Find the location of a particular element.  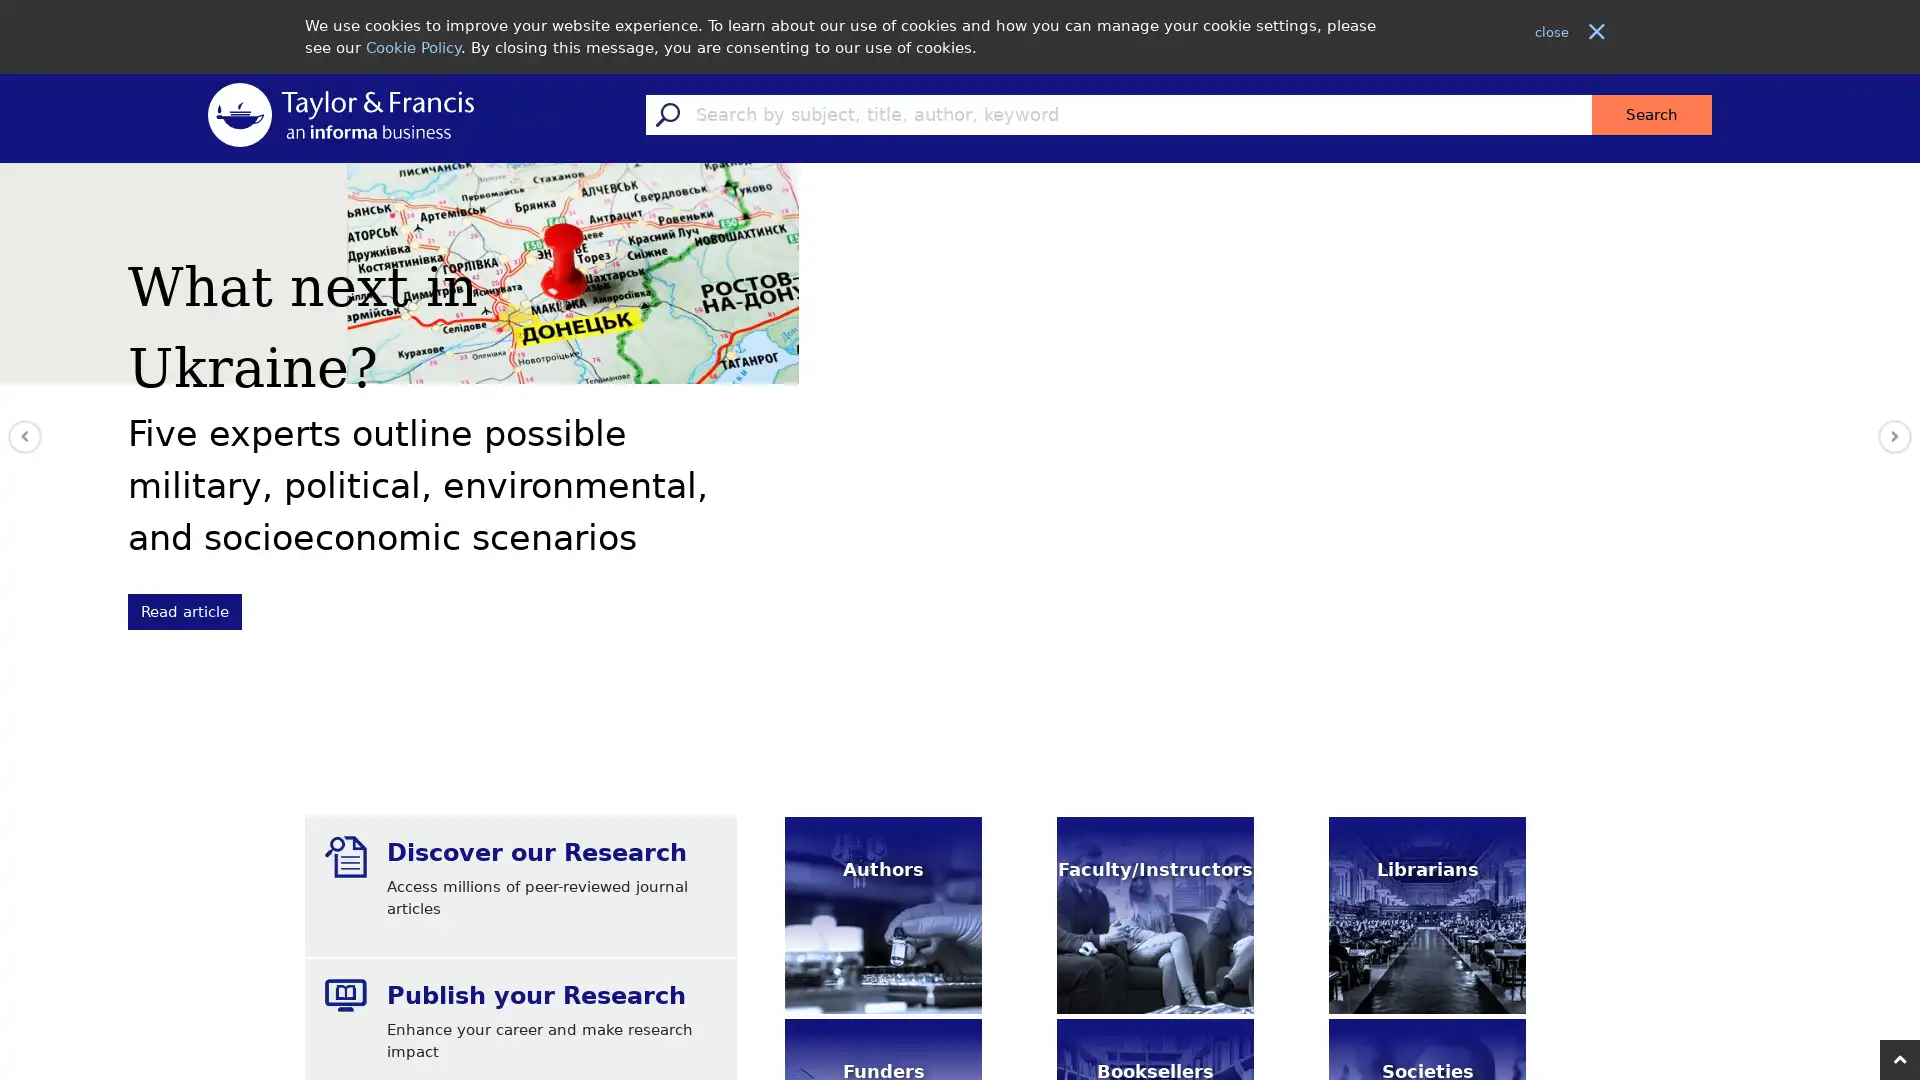

Search is located at coordinates (1651, 114).